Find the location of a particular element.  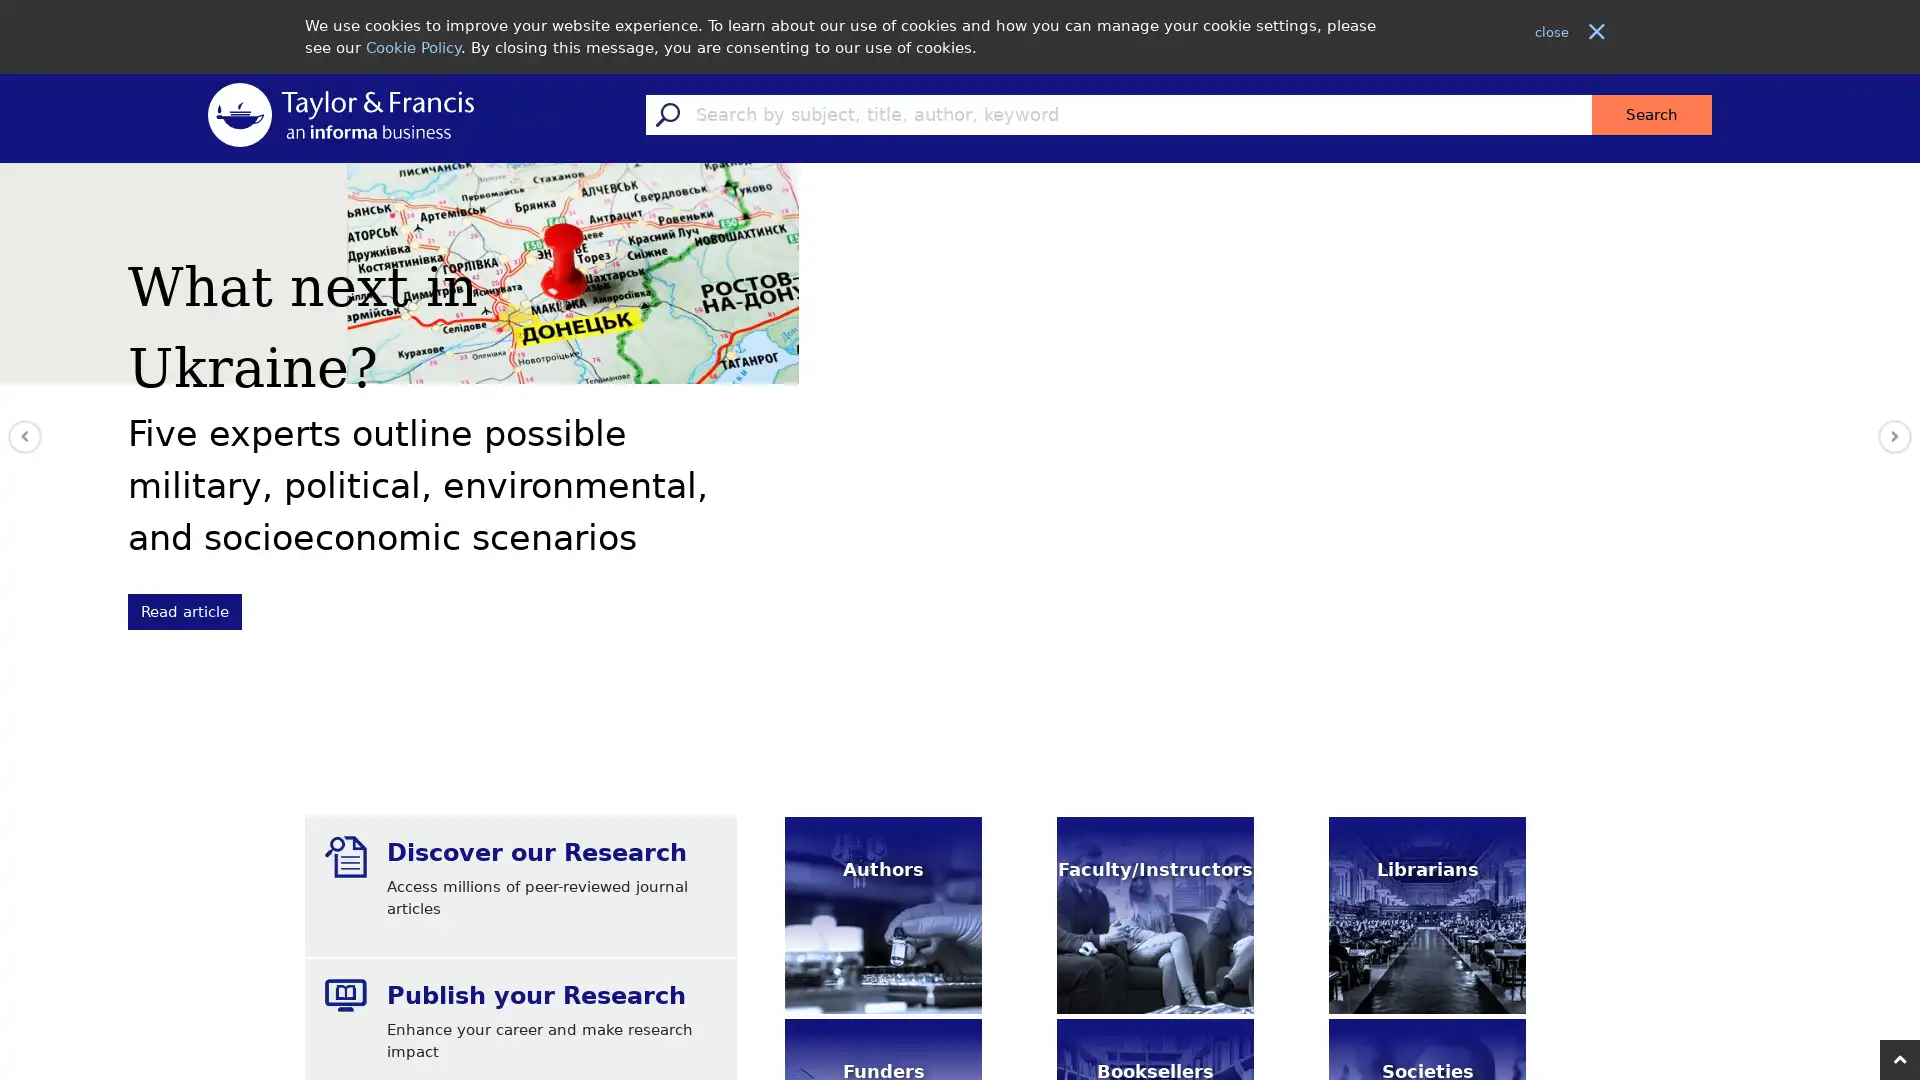

Search is located at coordinates (1651, 114).